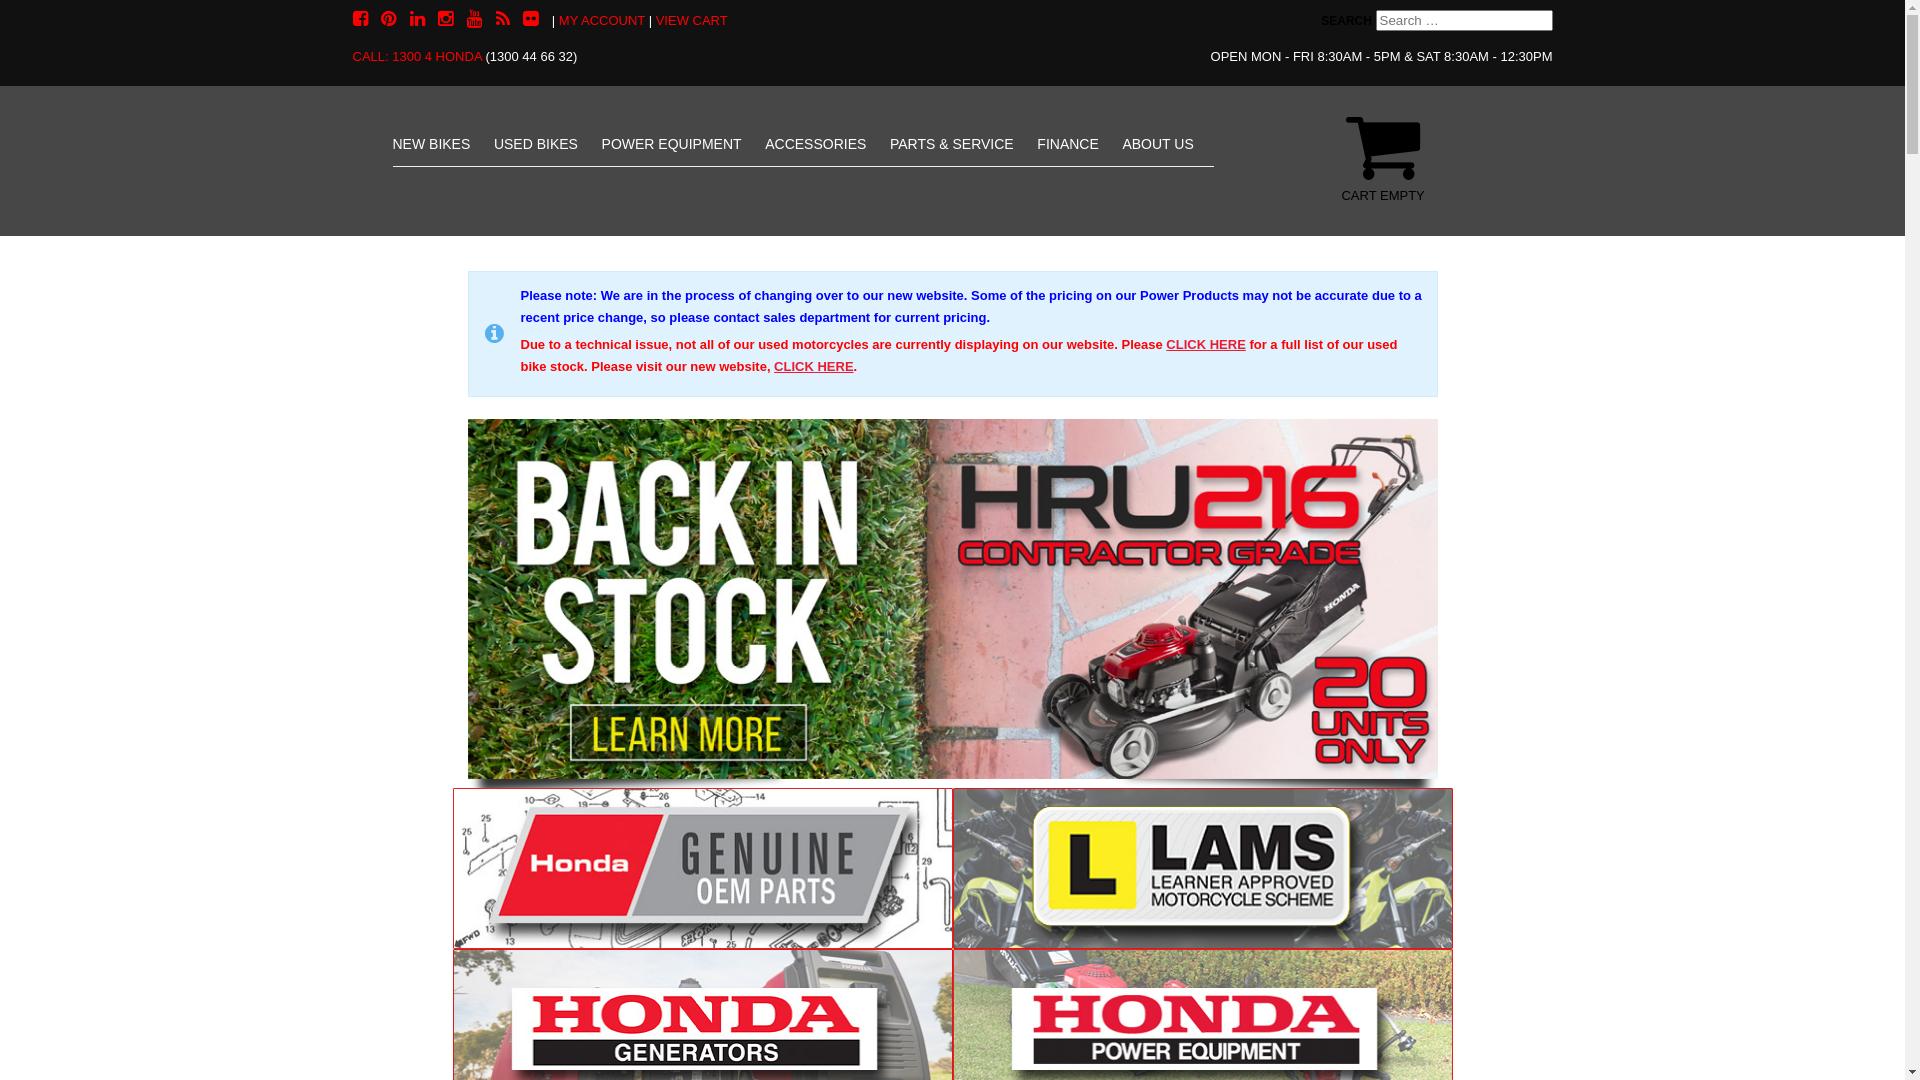  I want to click on 'PARTS & SERVICE', so click(950, 142).